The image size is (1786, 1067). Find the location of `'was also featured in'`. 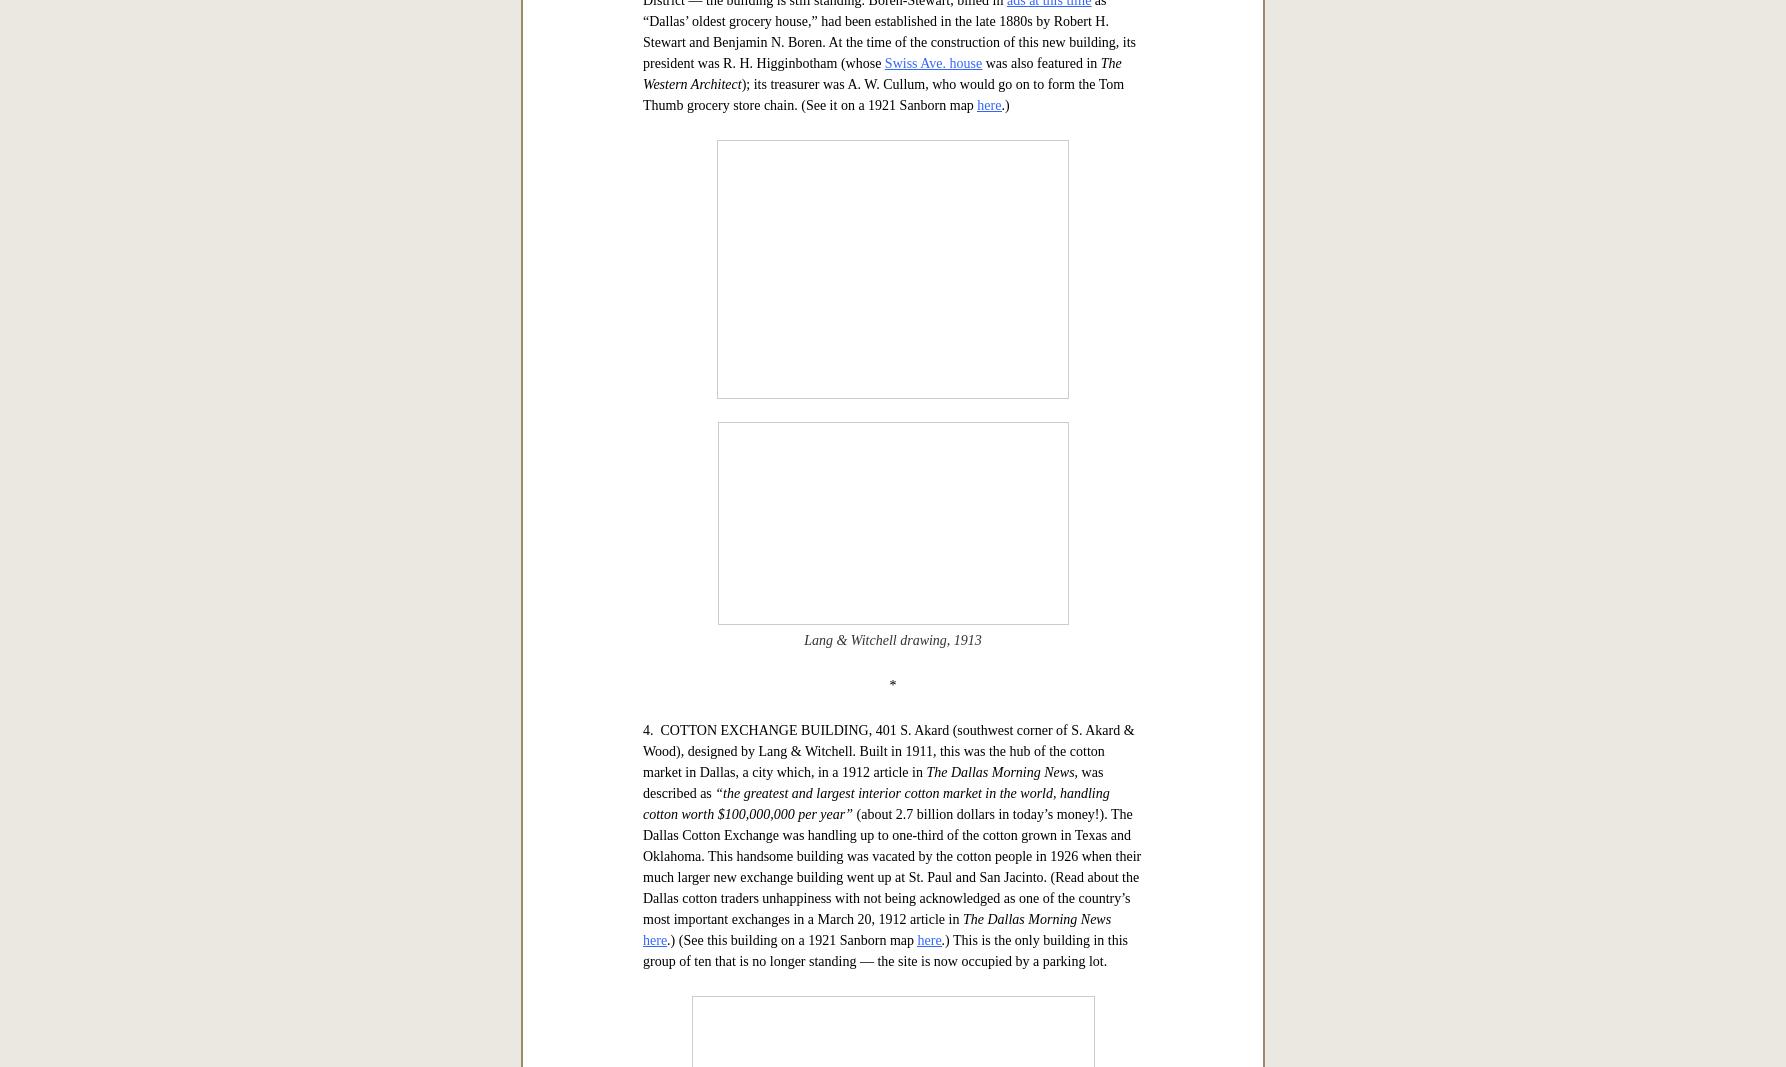

'was also featured in' is located at coordinates (1041, 690).